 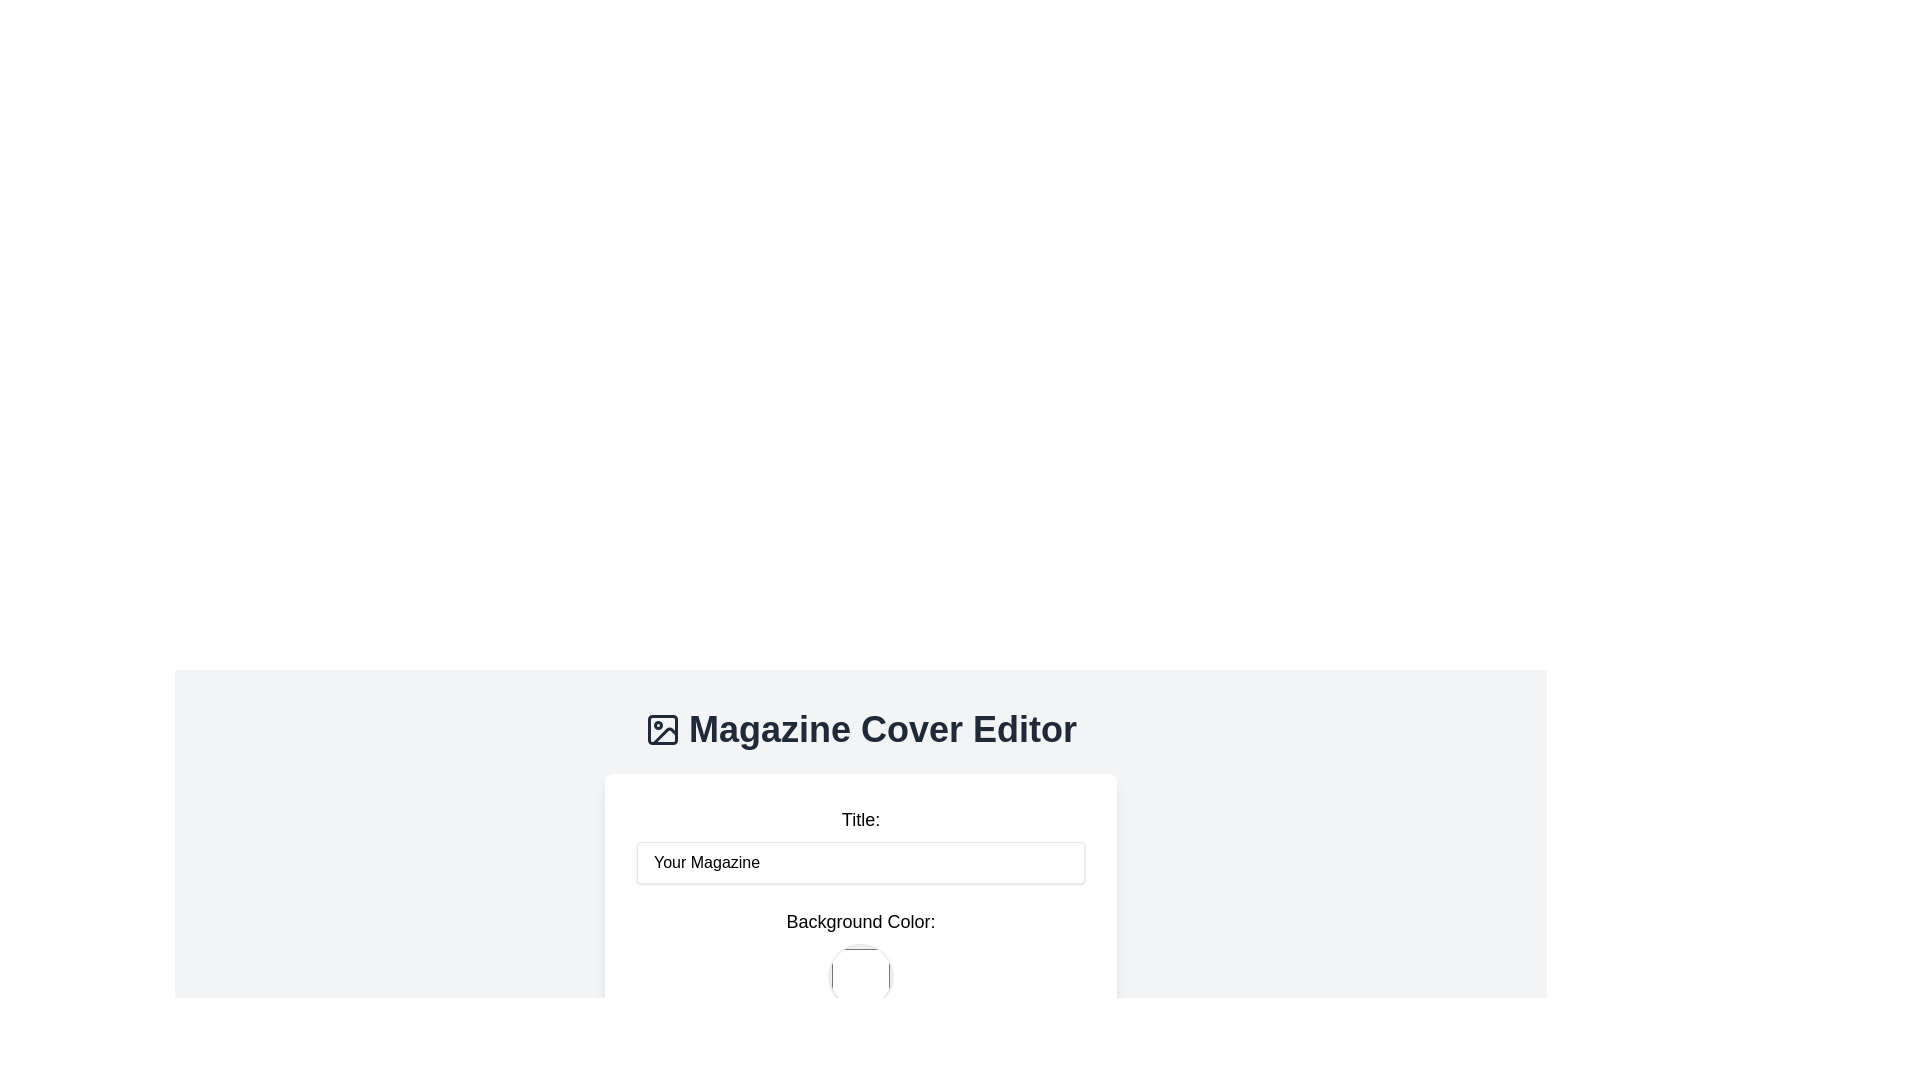 What do you see at coordinates (860, 820) in the screenshot?
I see `the text label 'Title:' which is styled with a larger font size and bold weight, positioned above the input field labeled 'Your Magazine'` at bounding box center [860, 820].